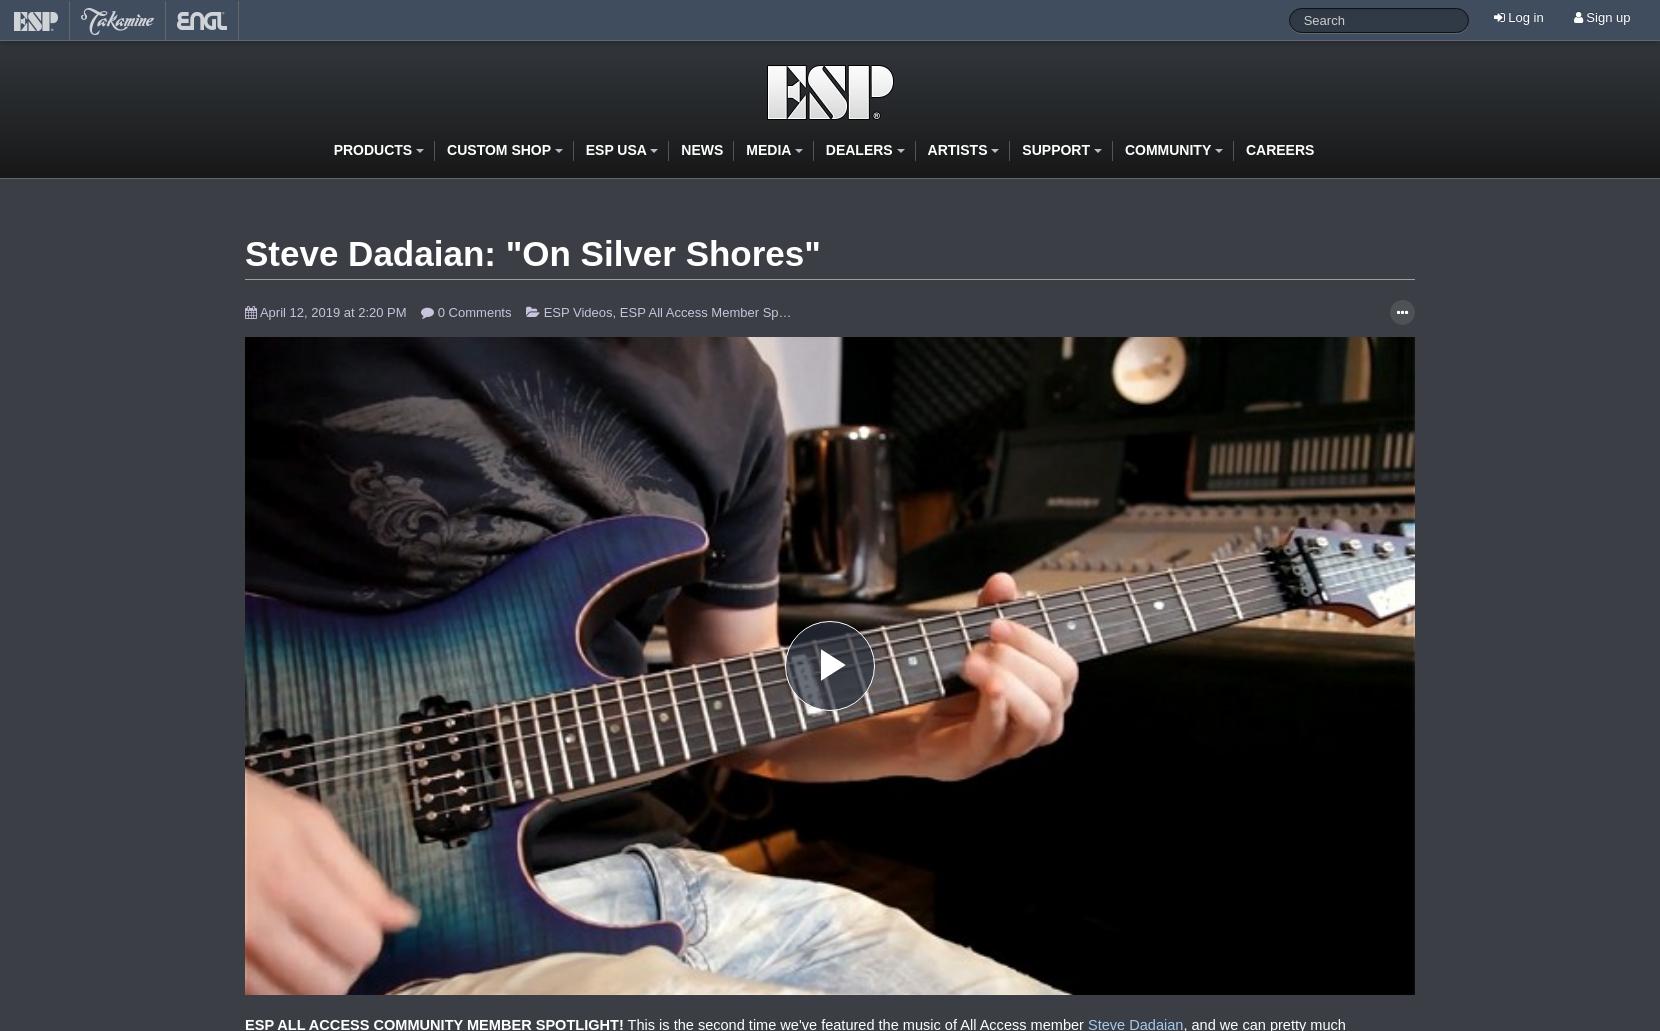 The height and width of the screenshot is (1031, 1660). Describe the element at coordinates (532, 252) in the screenshot. I see `'Steve Dadaian: "On Silver Shores"'` at that location.